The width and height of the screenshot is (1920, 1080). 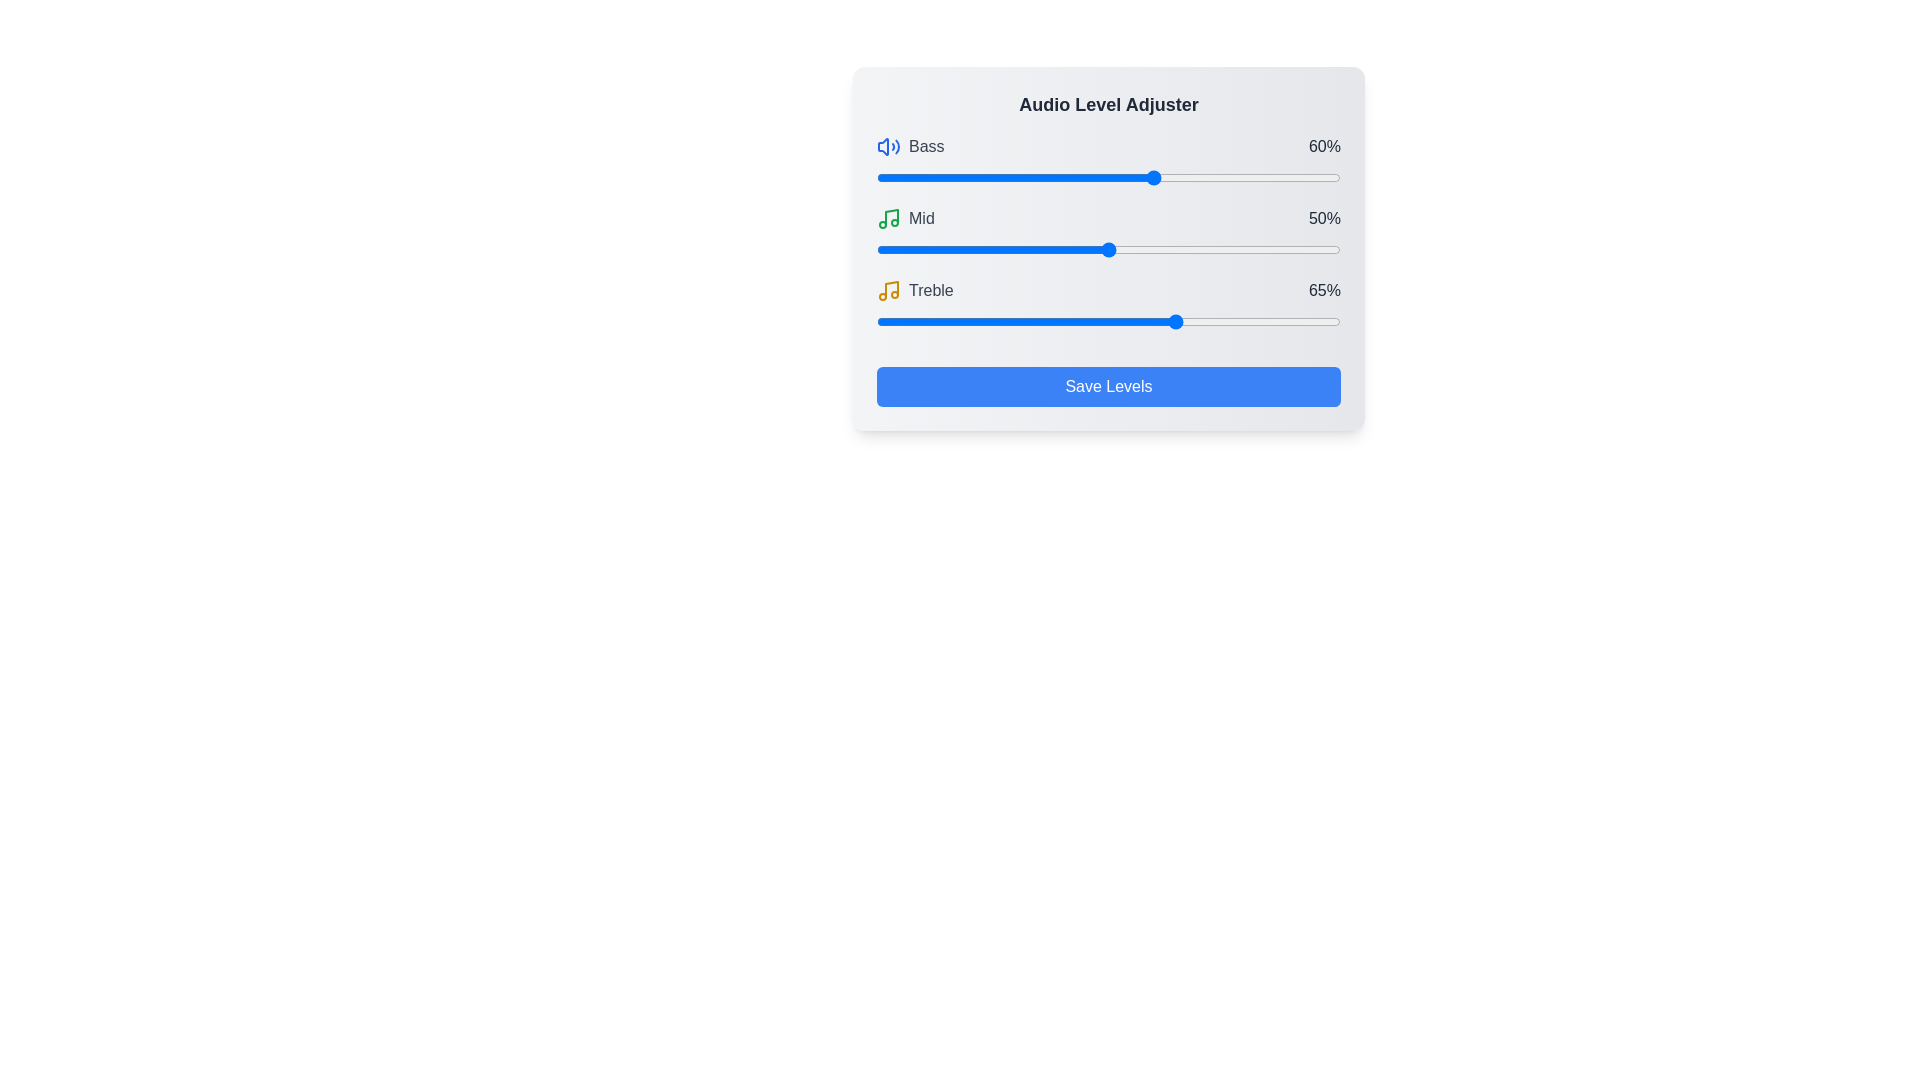 What do you see at coordinates (1107, 386) in the screenshot?
I see `the save button located at the bottom of the 'Audio Level Adjuster' panel` at bounding box center [1107, 386].